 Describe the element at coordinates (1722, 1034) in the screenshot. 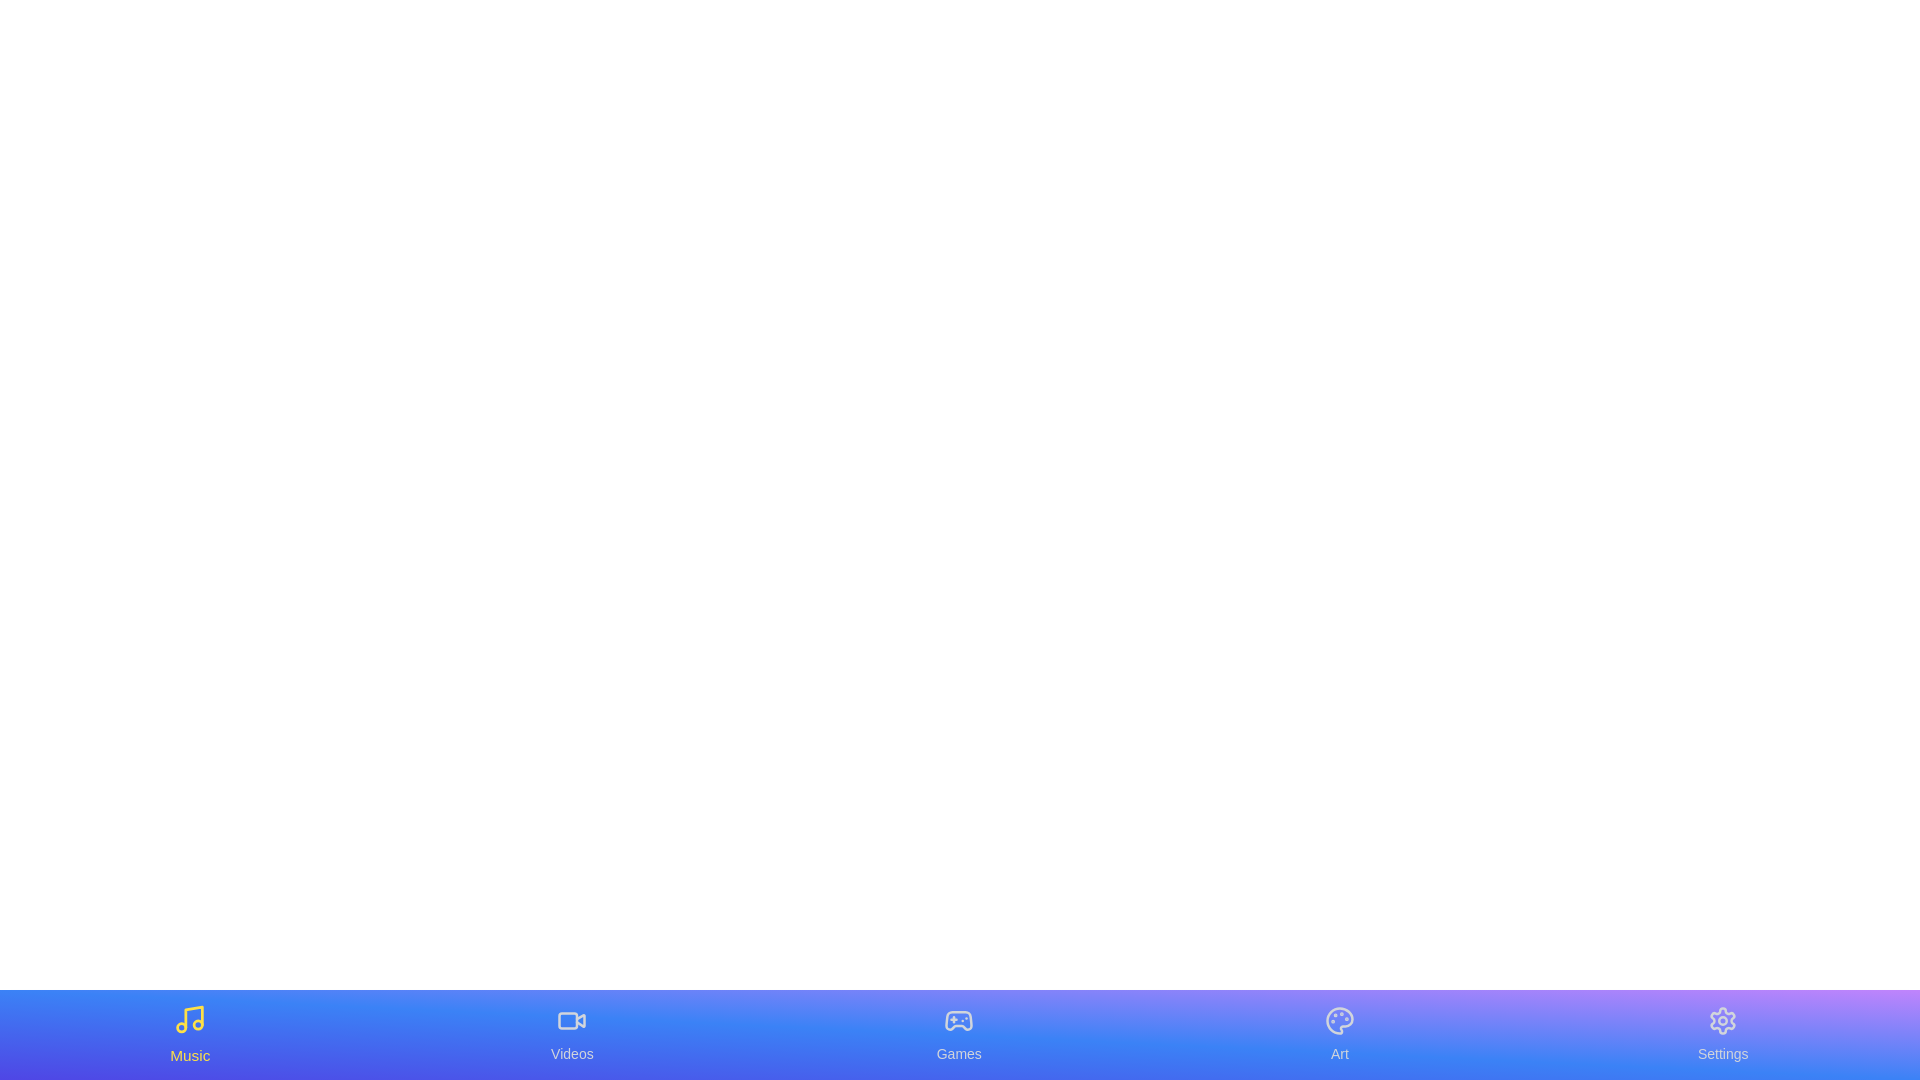

I see `the tab labeled Settings` at that location.